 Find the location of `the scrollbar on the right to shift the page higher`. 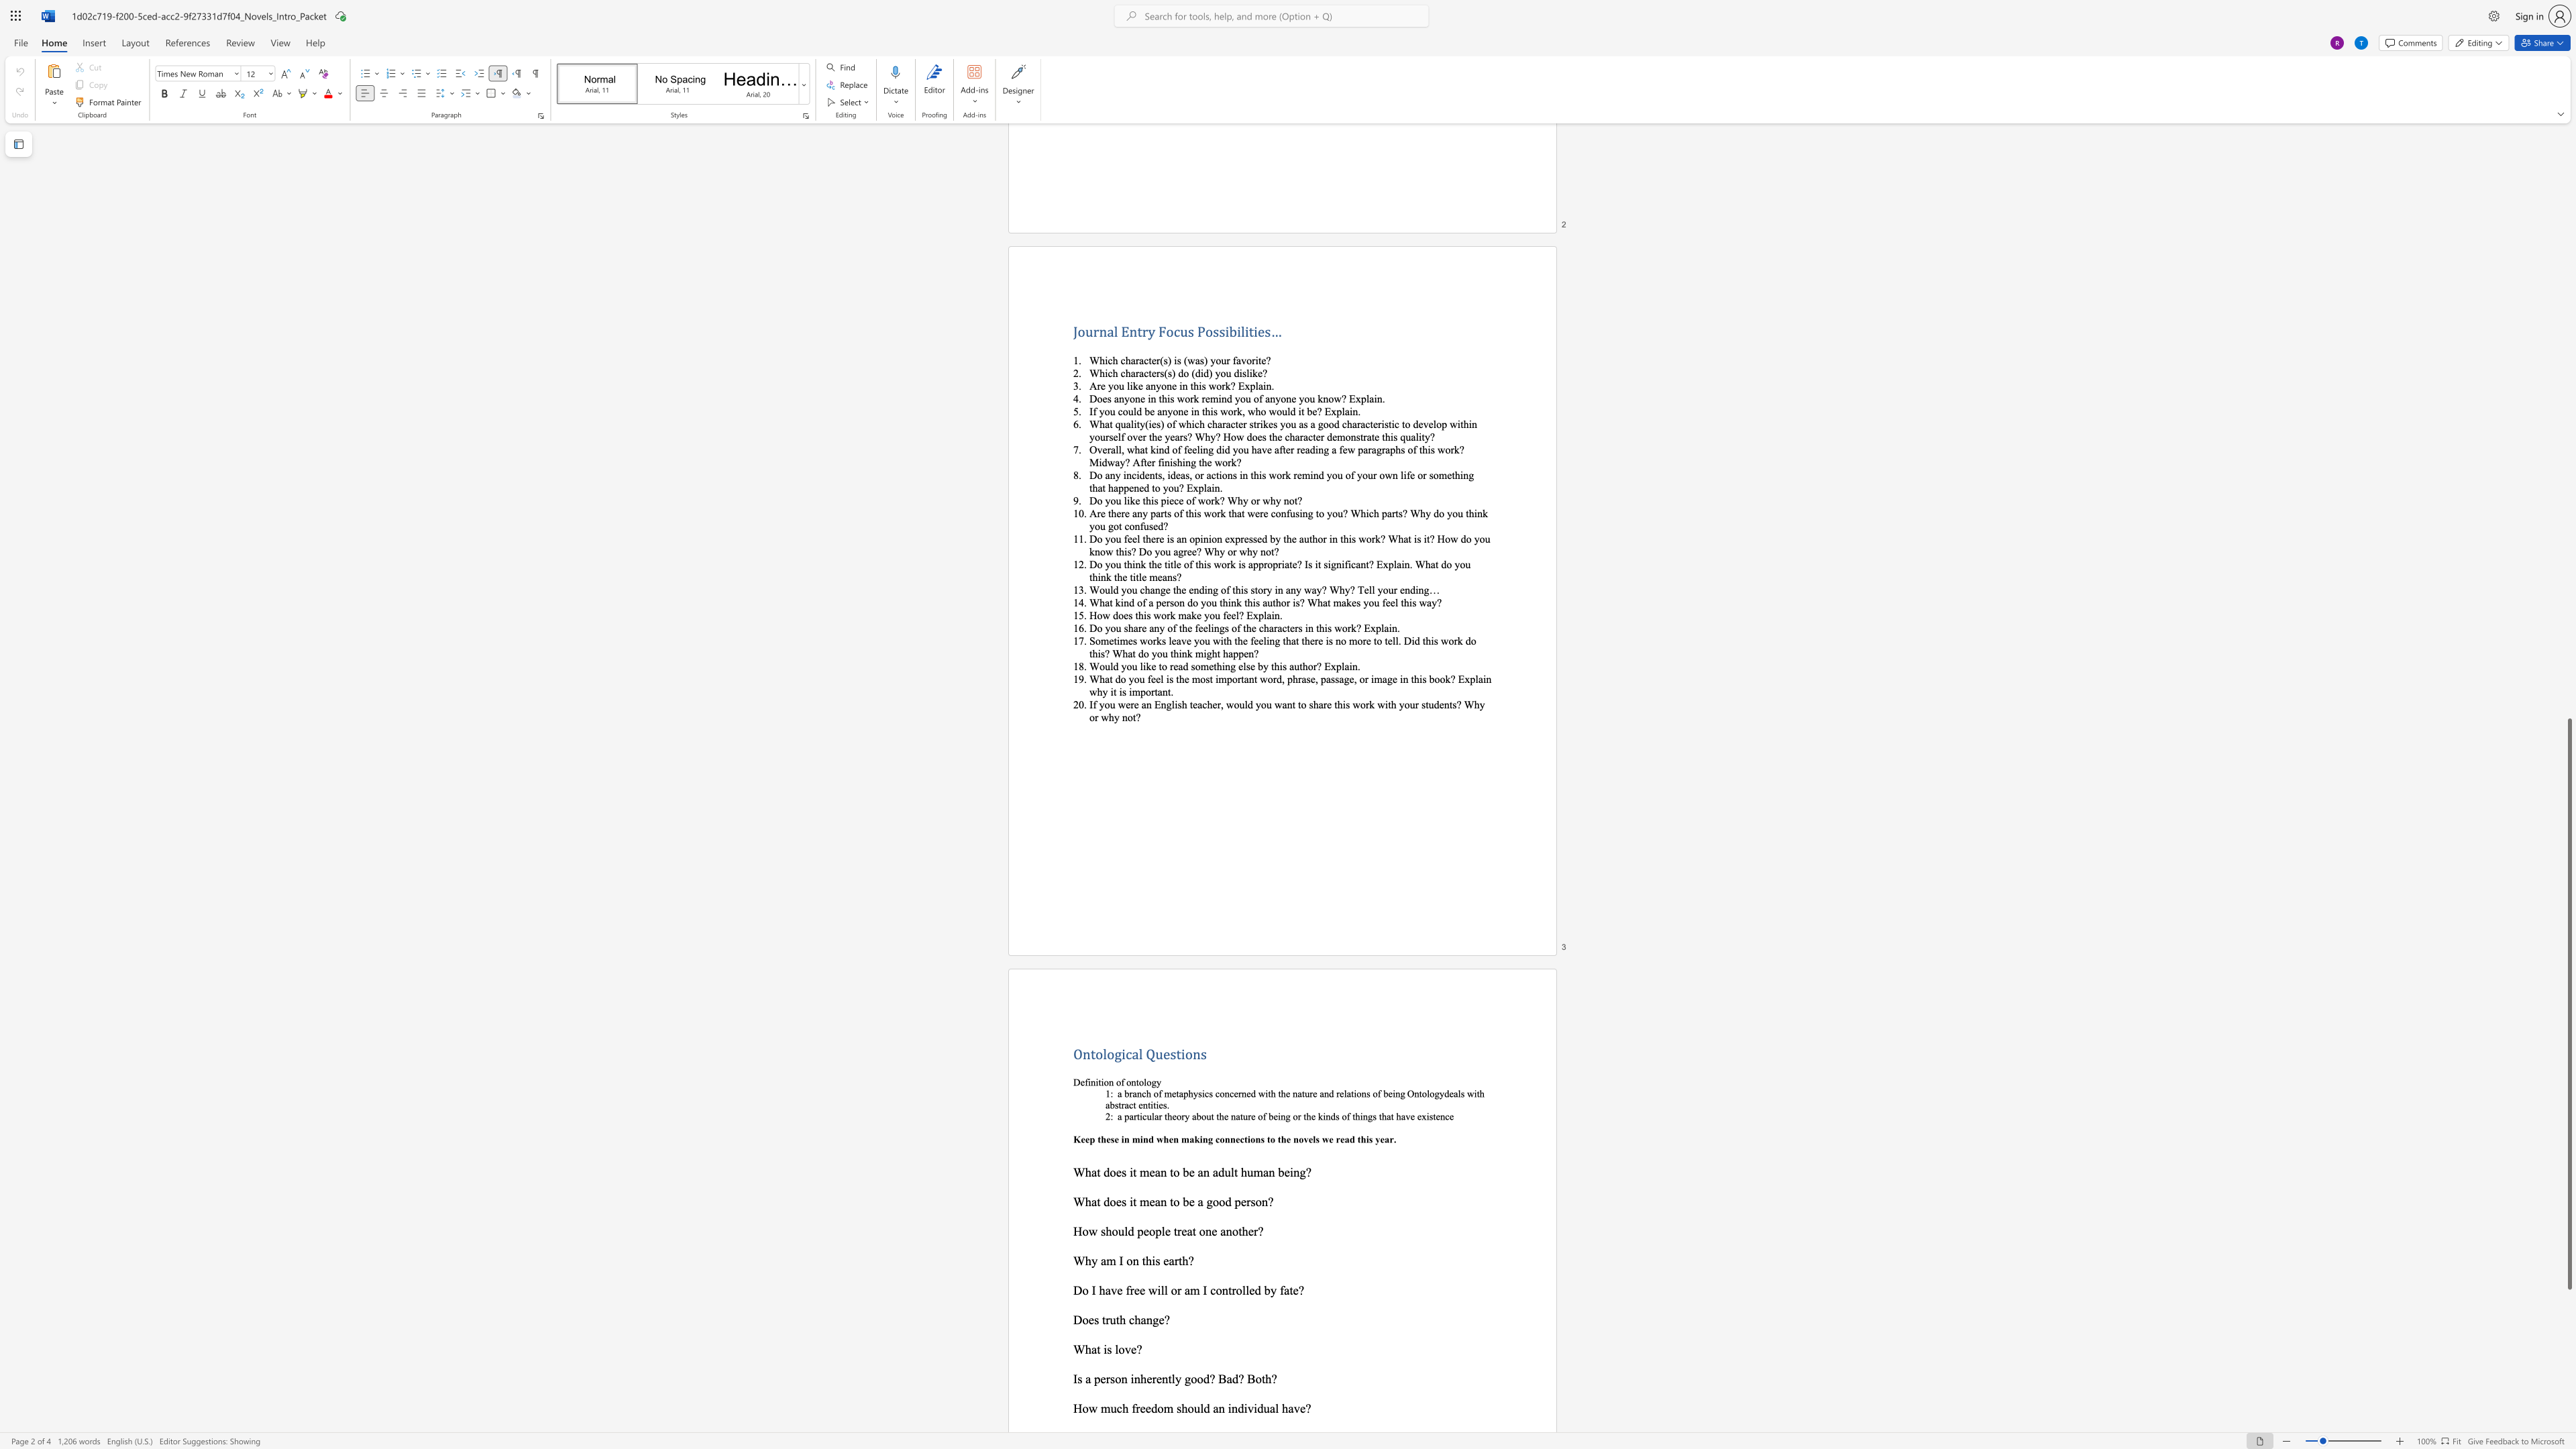

the scrollbar on the right to shift the page higher is located at coordinates (2568, 221).